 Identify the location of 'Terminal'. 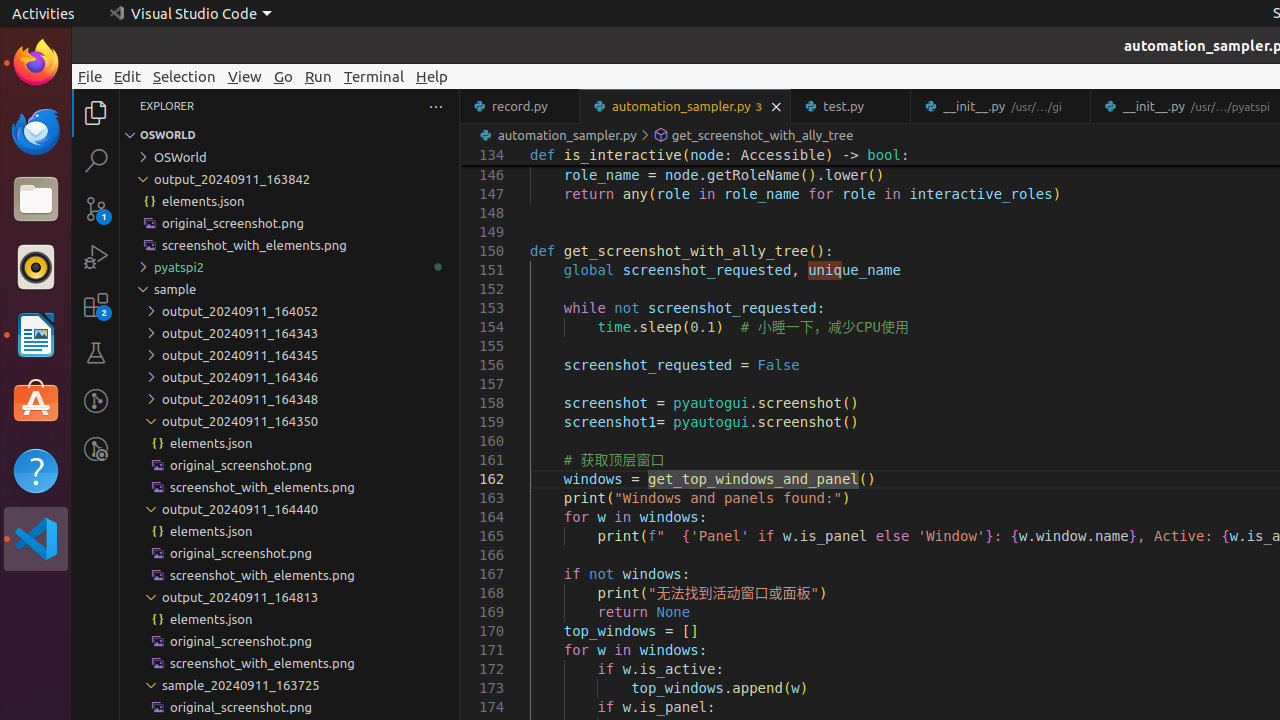
(374, 75).